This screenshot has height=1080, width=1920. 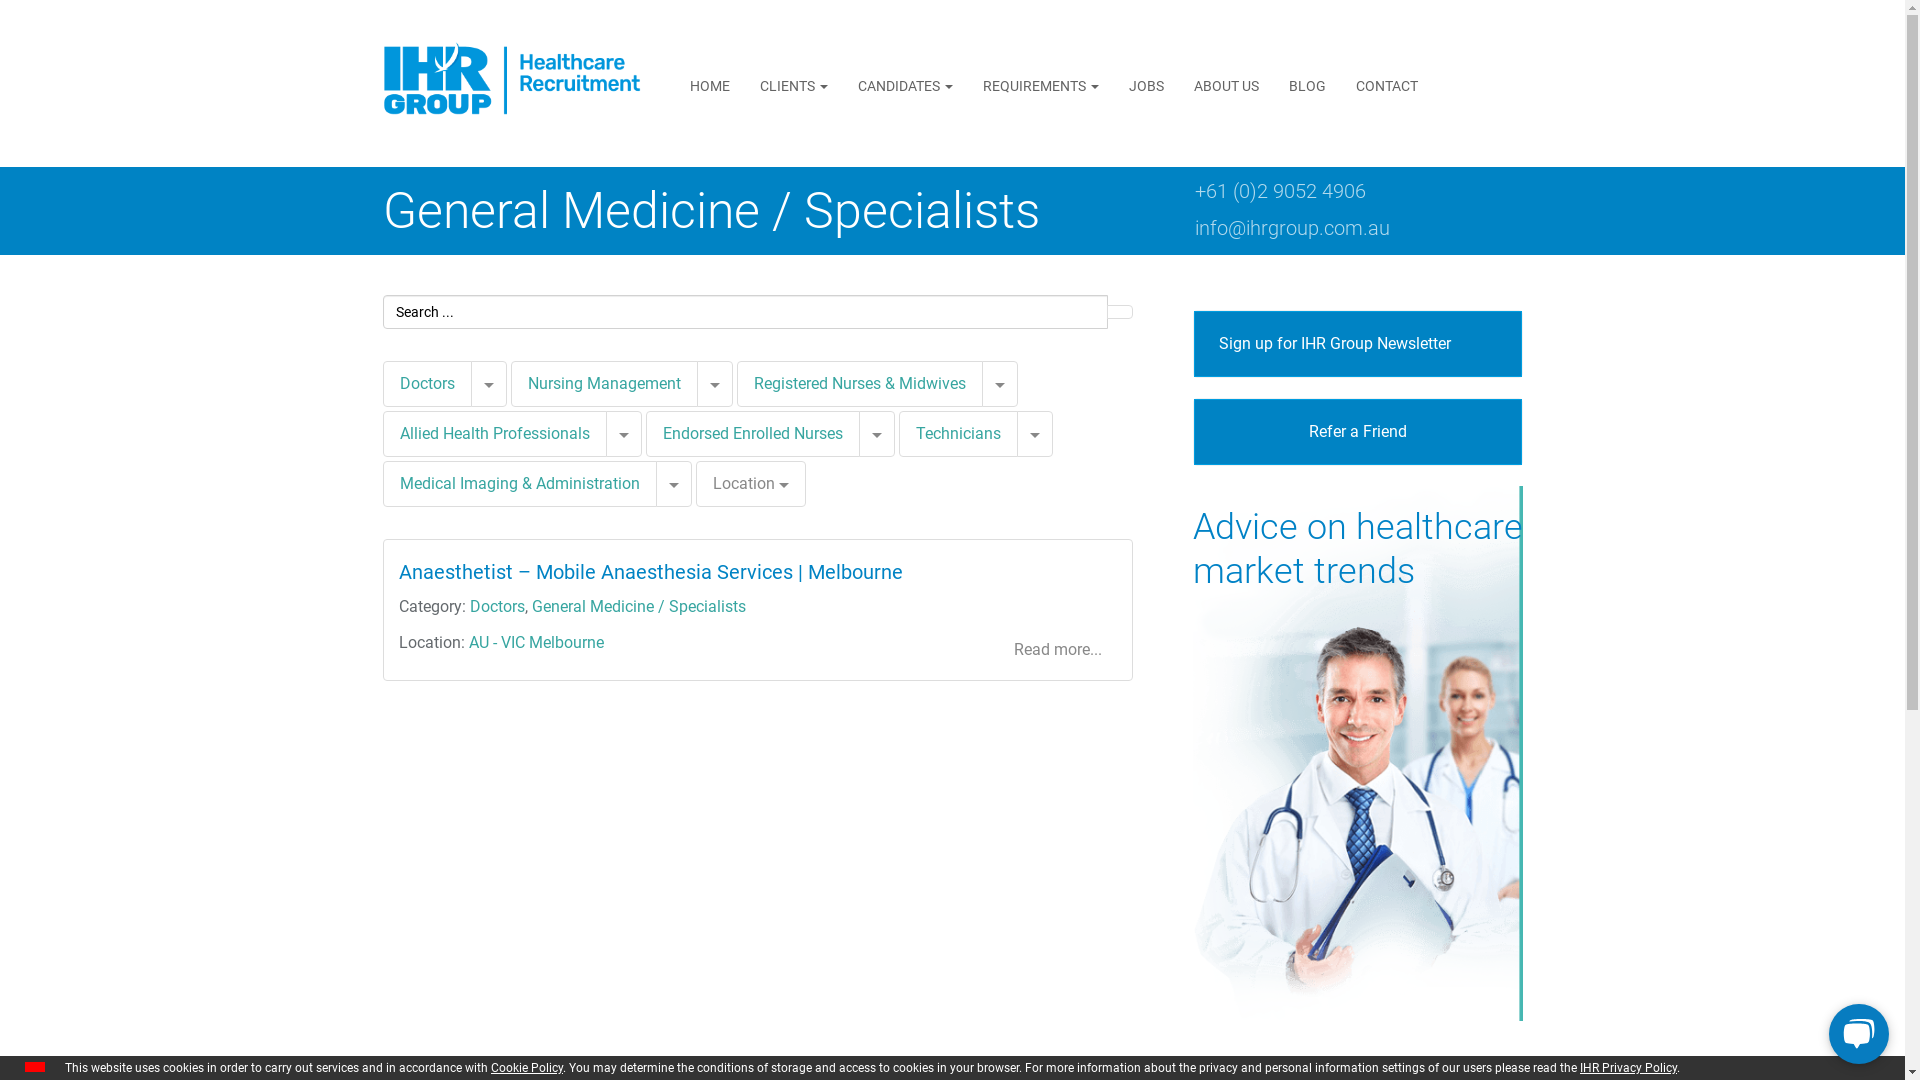 I want to click on 'Registered Nurses & Midwives', so click(x=734, y=384).